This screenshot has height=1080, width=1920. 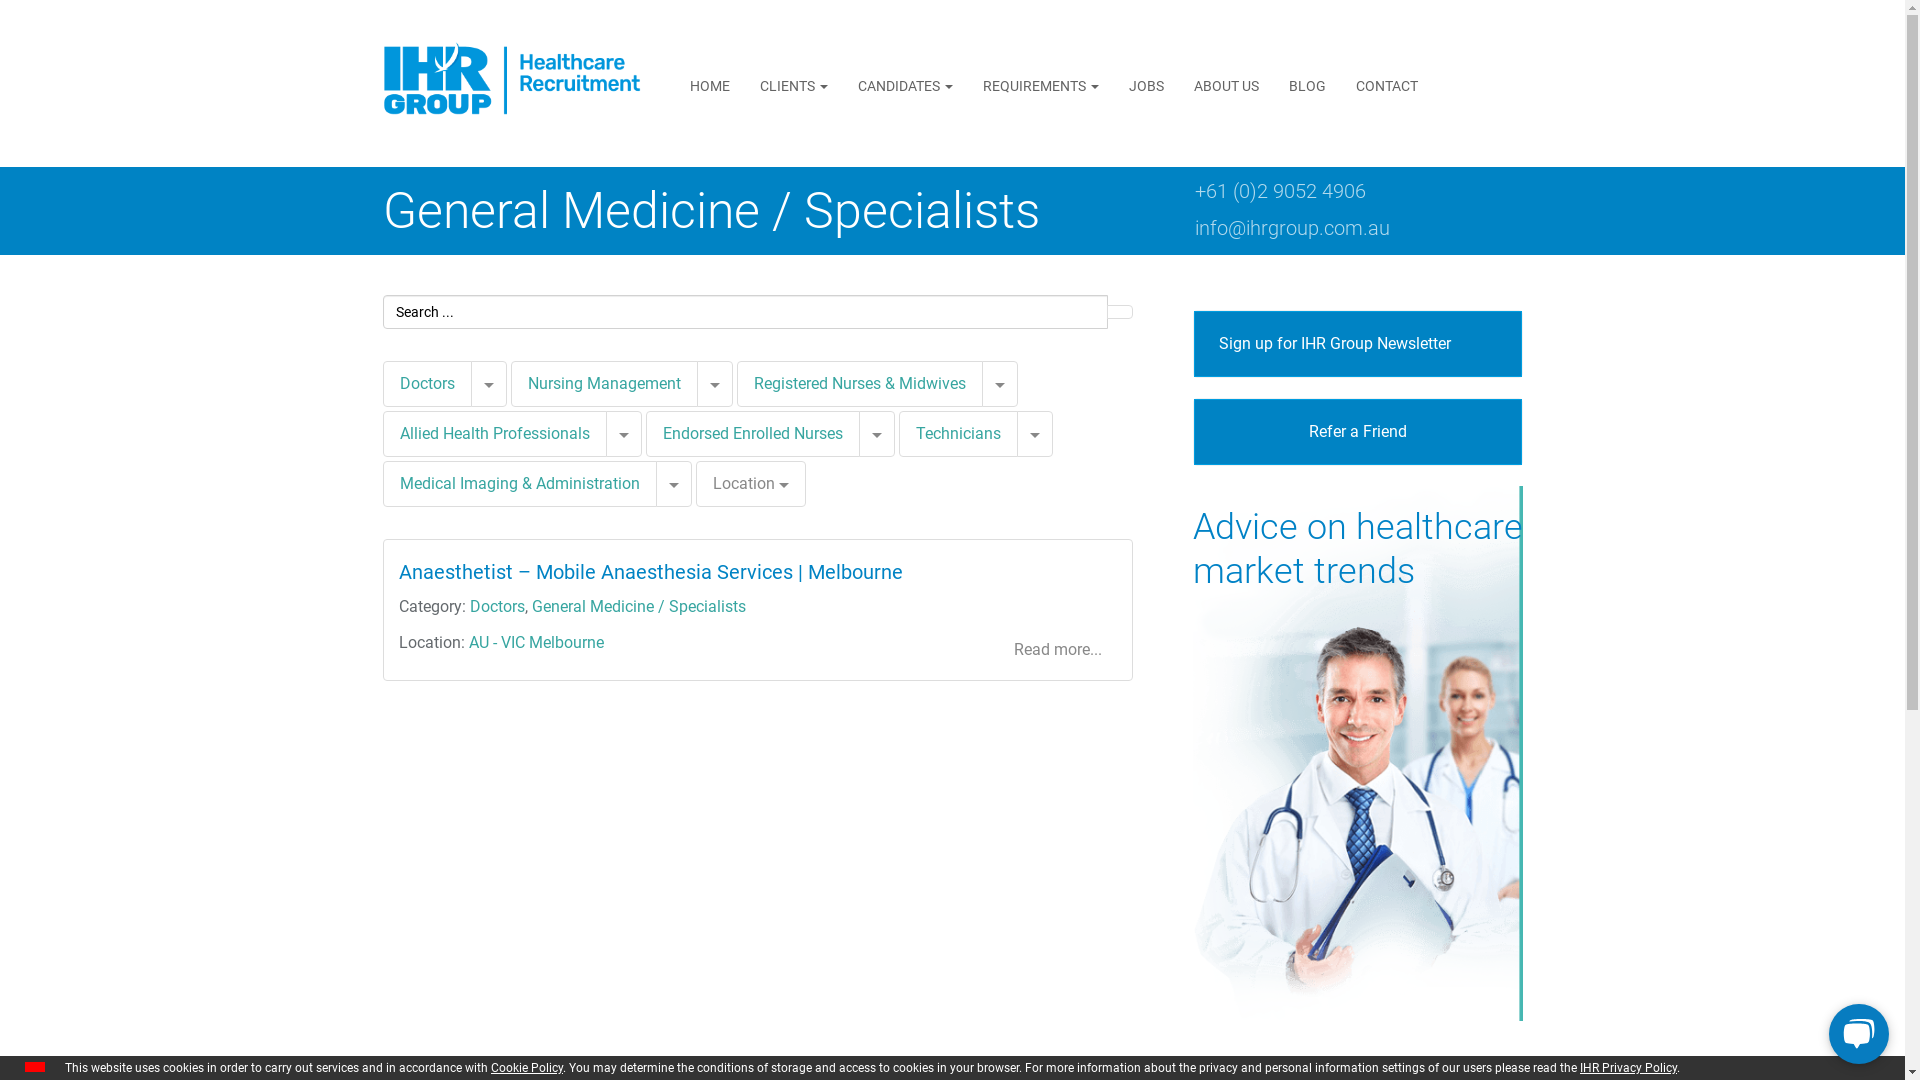 I want to click on 'Registered Nurses & Midwives', so click(x=734, y=384).